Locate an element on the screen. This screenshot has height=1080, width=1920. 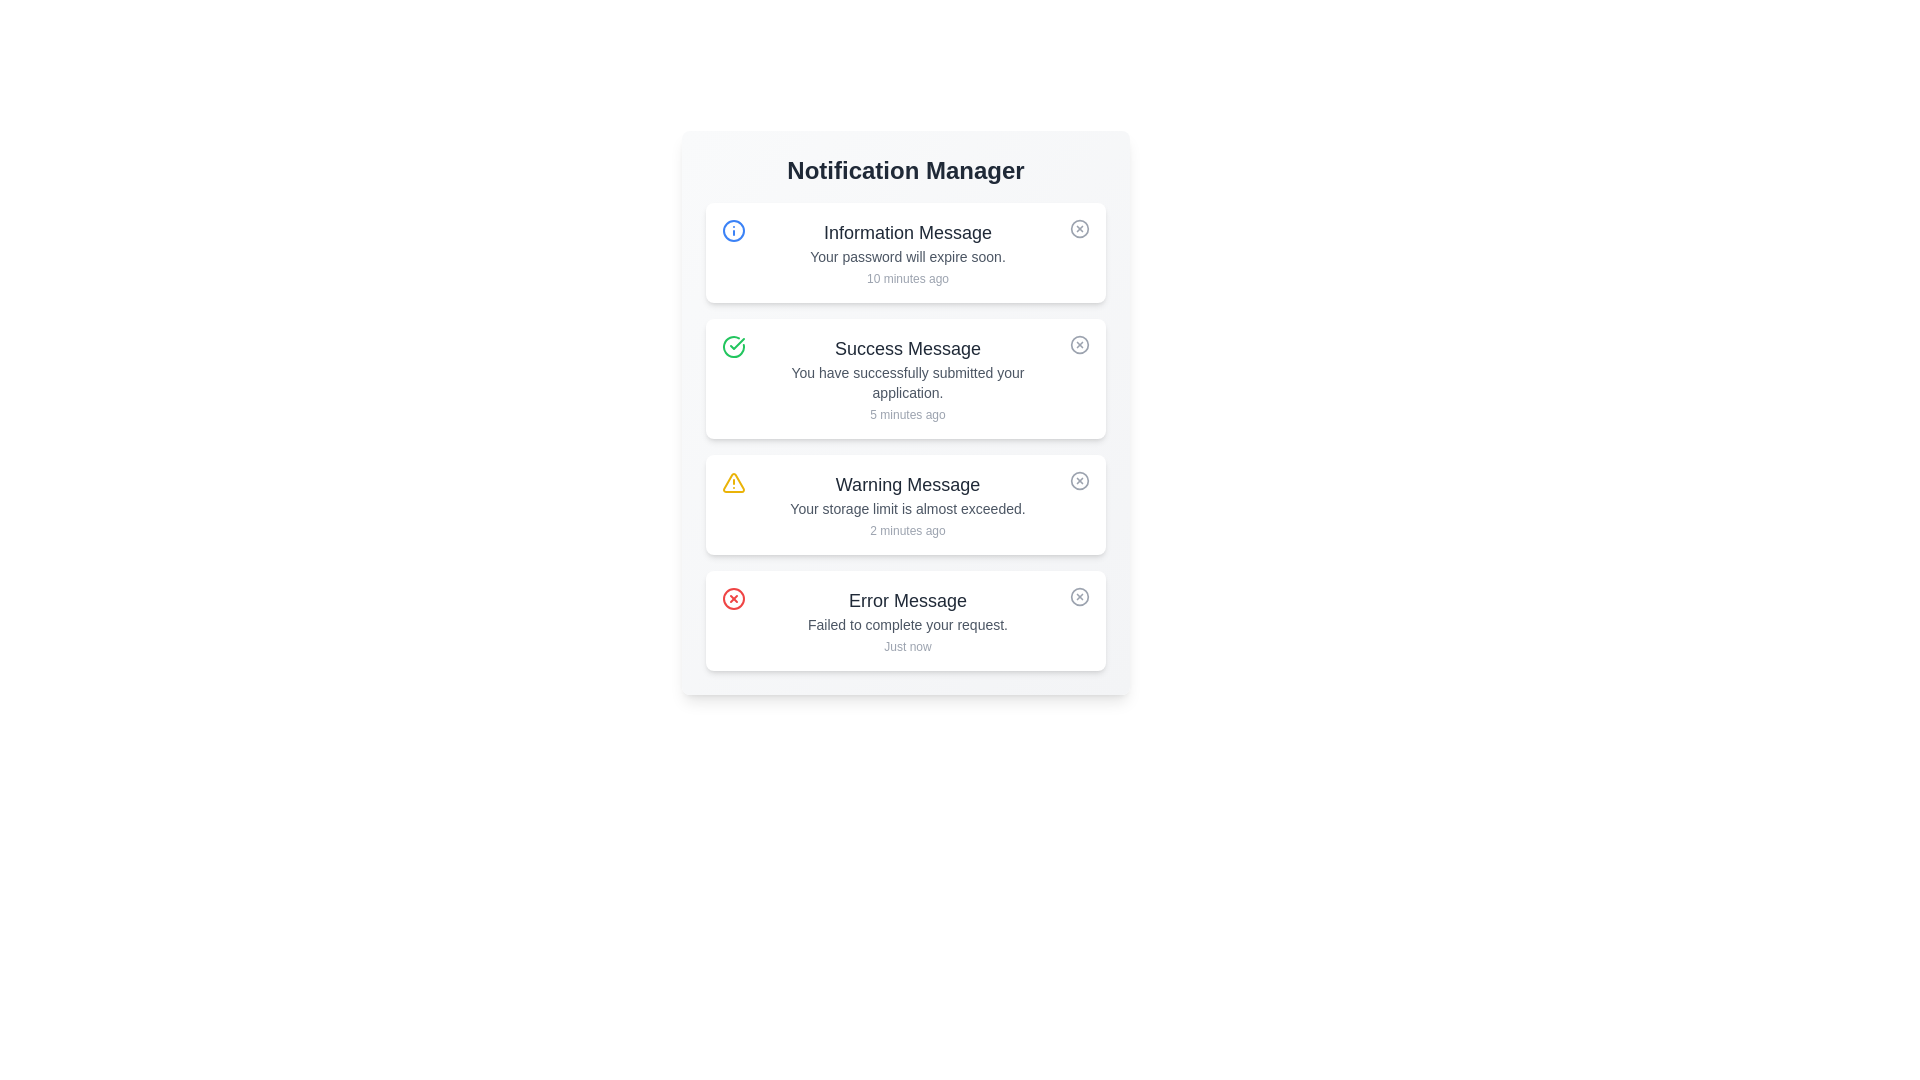
text from the Notification card, which is the last card in the vertically aligned list of notifications in the Notification Manager panel is located at coordinates (906, 620).